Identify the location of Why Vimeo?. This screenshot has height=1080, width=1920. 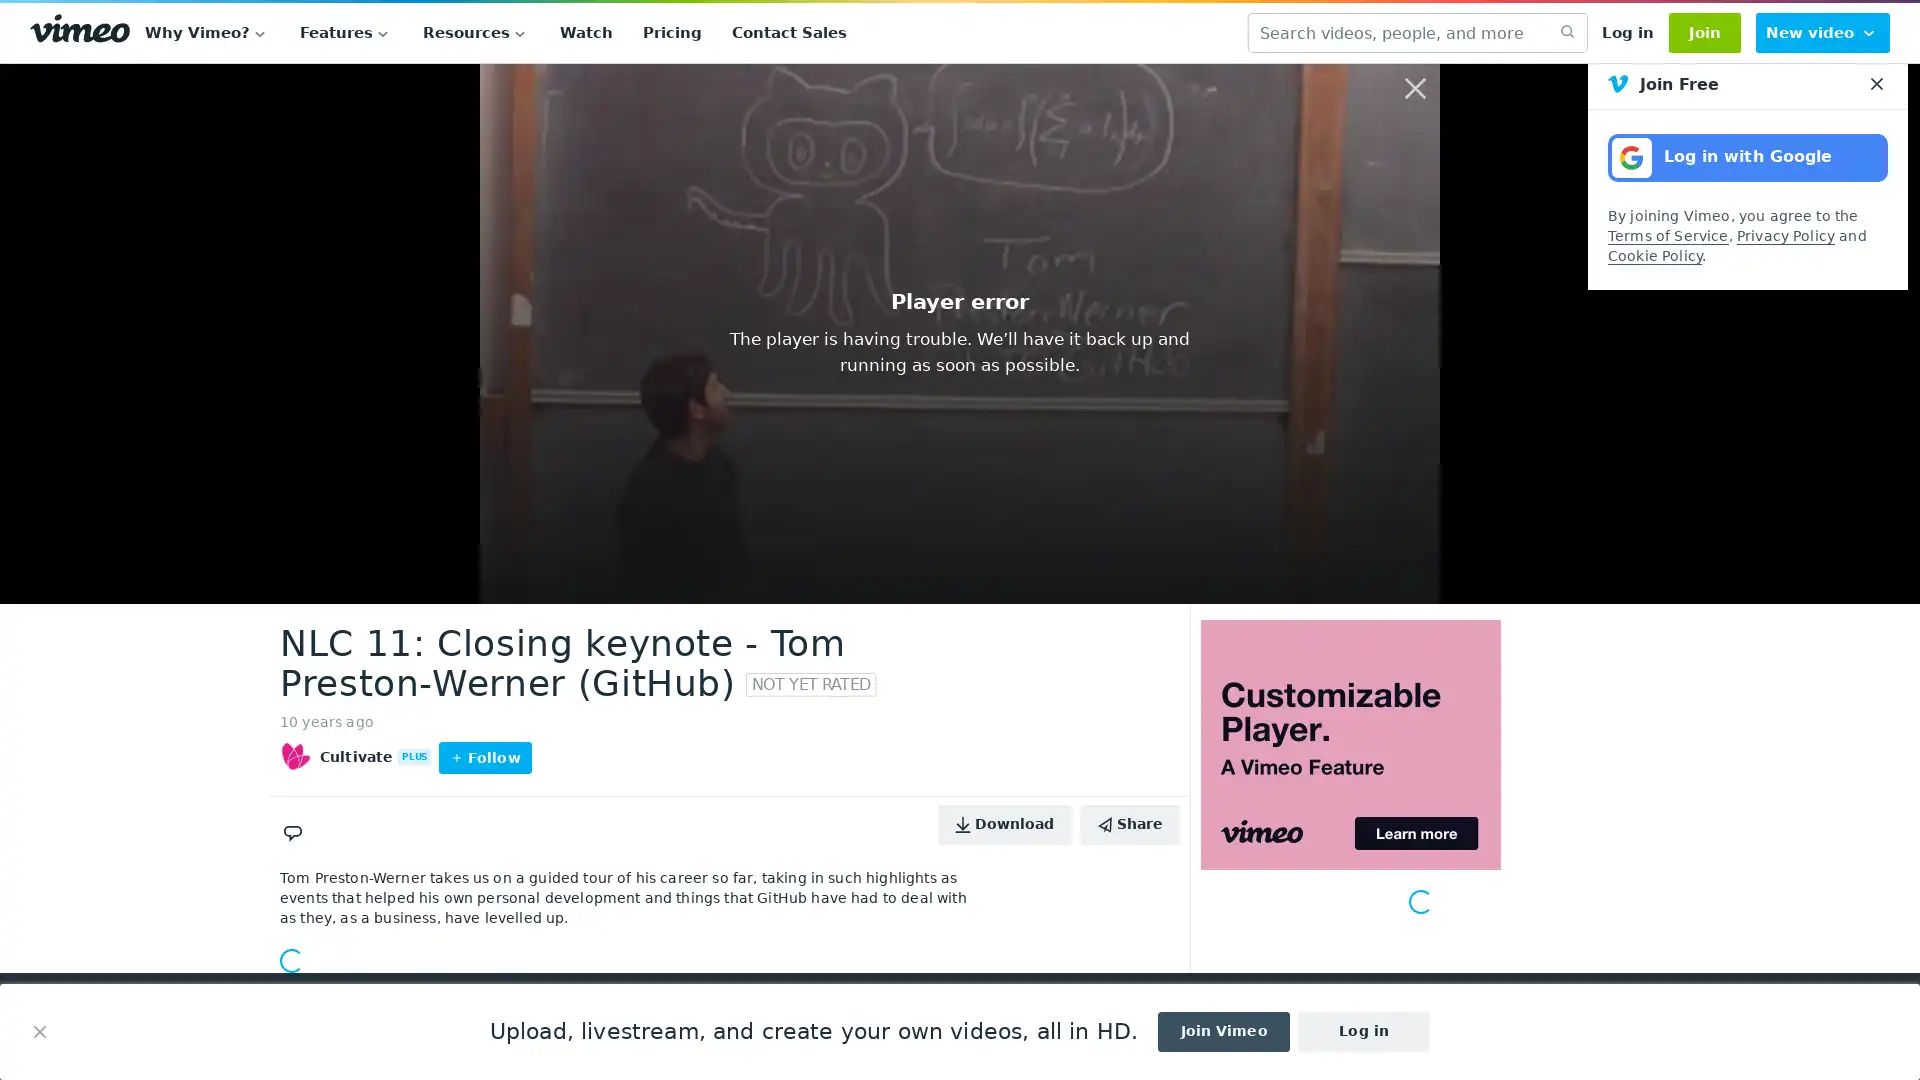
(207, 33).